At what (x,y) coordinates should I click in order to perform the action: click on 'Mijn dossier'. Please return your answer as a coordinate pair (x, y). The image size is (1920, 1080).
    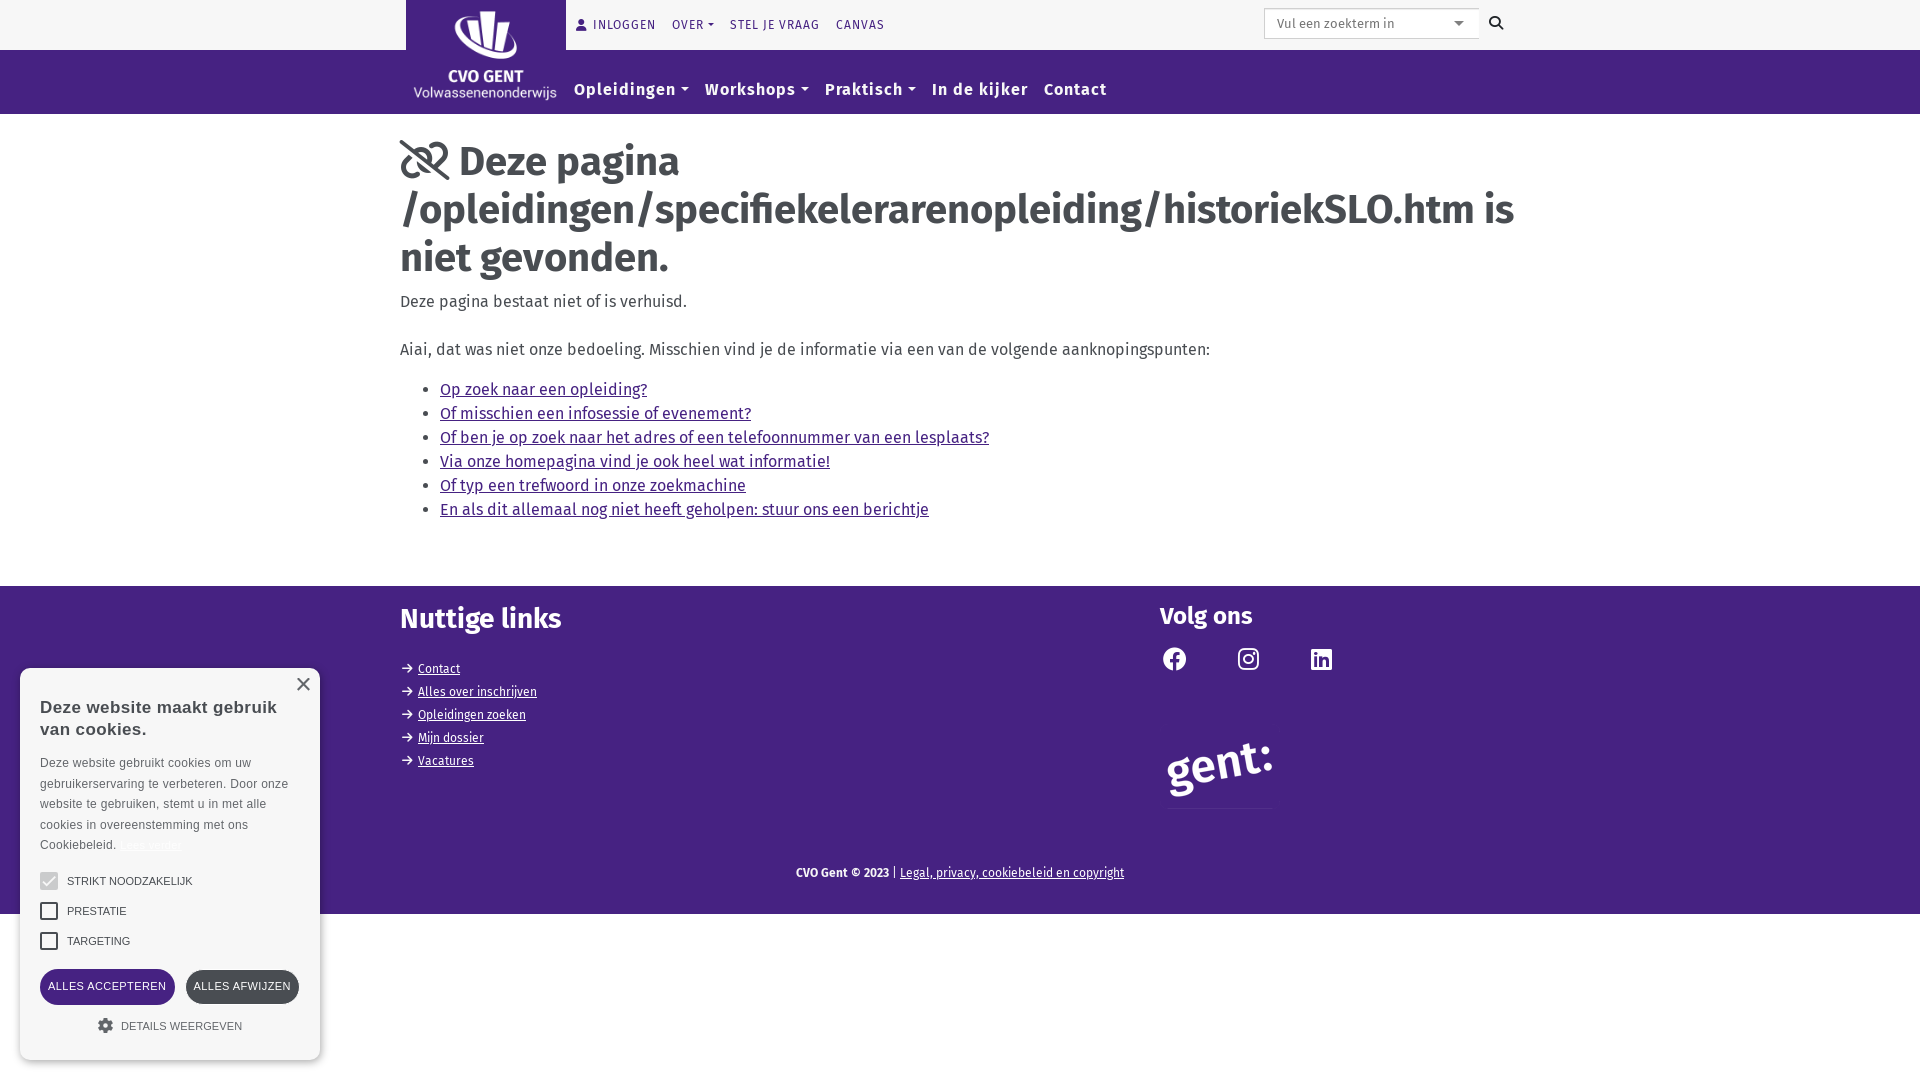
    Looking at the image, I should click on (450, 737).